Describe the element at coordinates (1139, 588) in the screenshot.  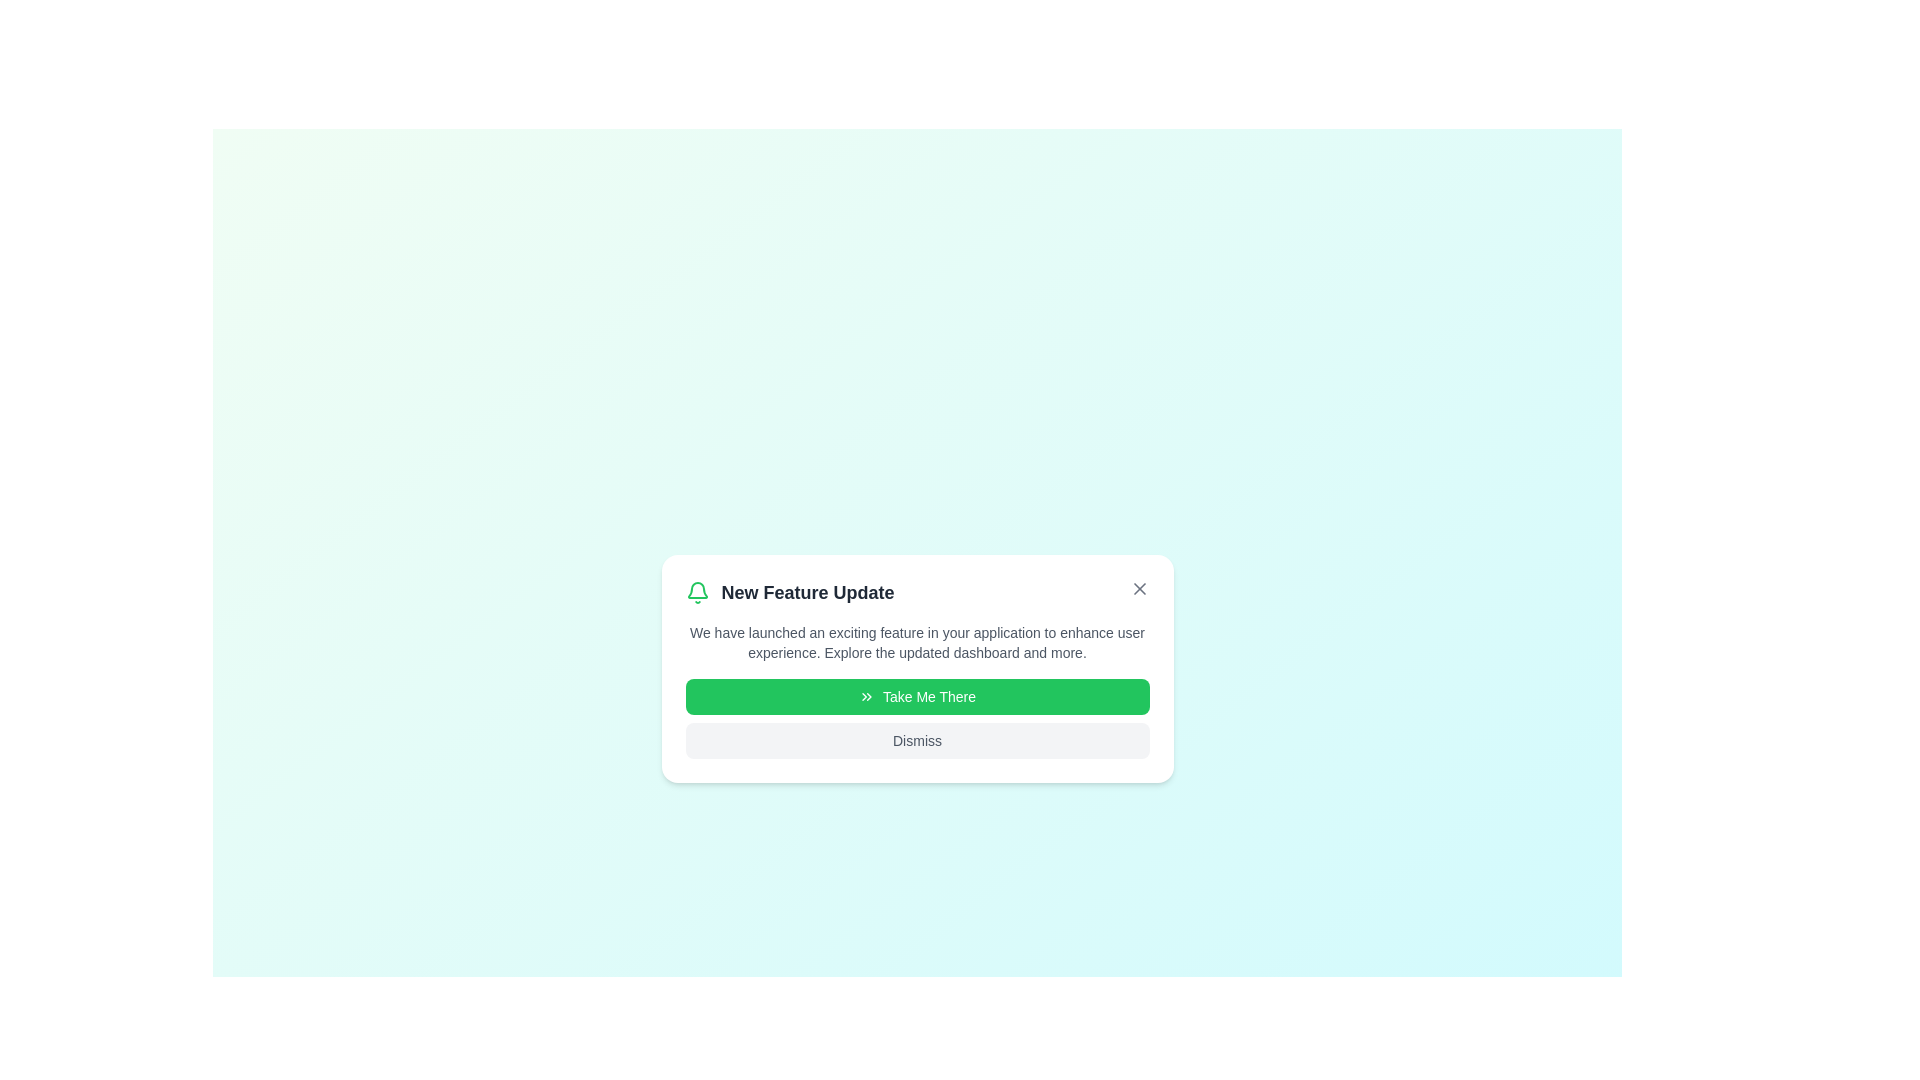
I see `the close button in the top-right corner of the alert` at that location.